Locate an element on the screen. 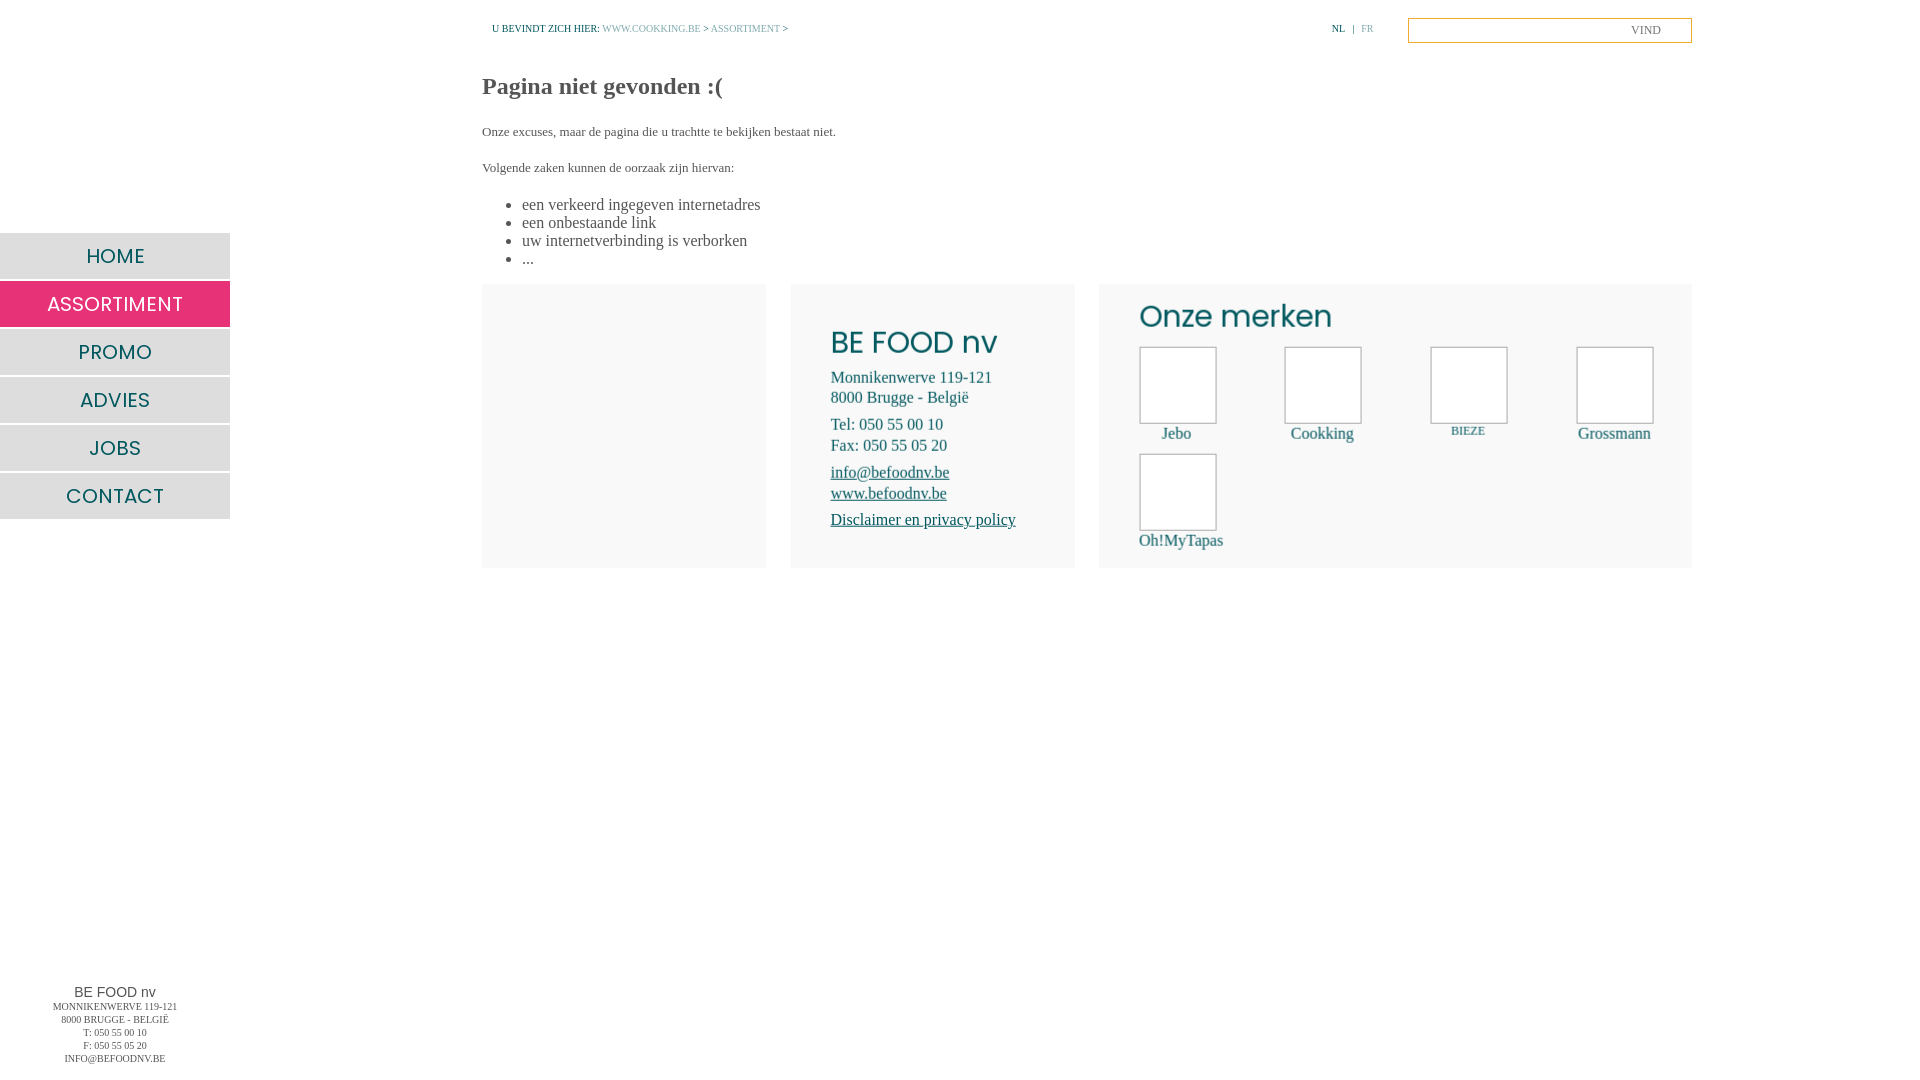 Image resolution: width=1920 pixels, height=1080 pixels. 'ADVIES' is located at coordinates (0, 400).